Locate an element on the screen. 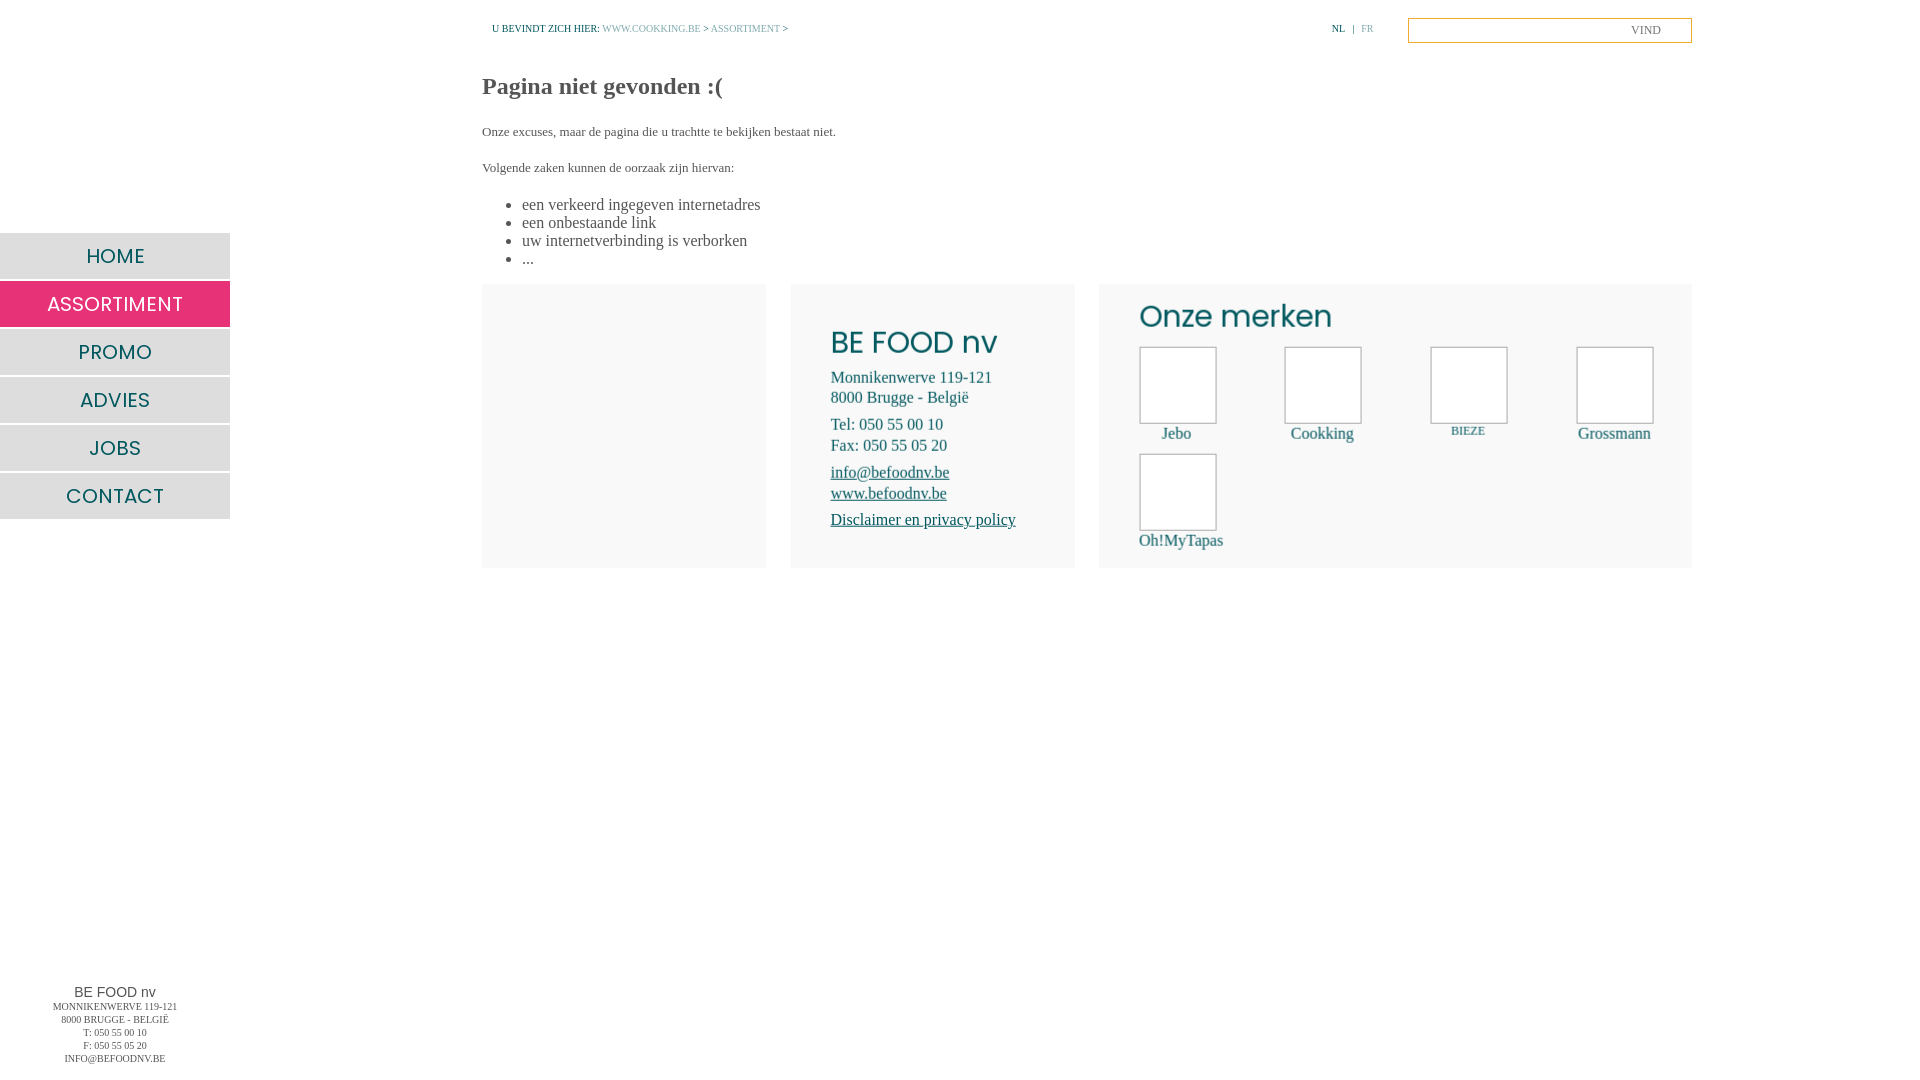 Image resolution: width=1920 pixels, height=1080 pixels. 'ADVIES' is located at coordinates (0, 400).